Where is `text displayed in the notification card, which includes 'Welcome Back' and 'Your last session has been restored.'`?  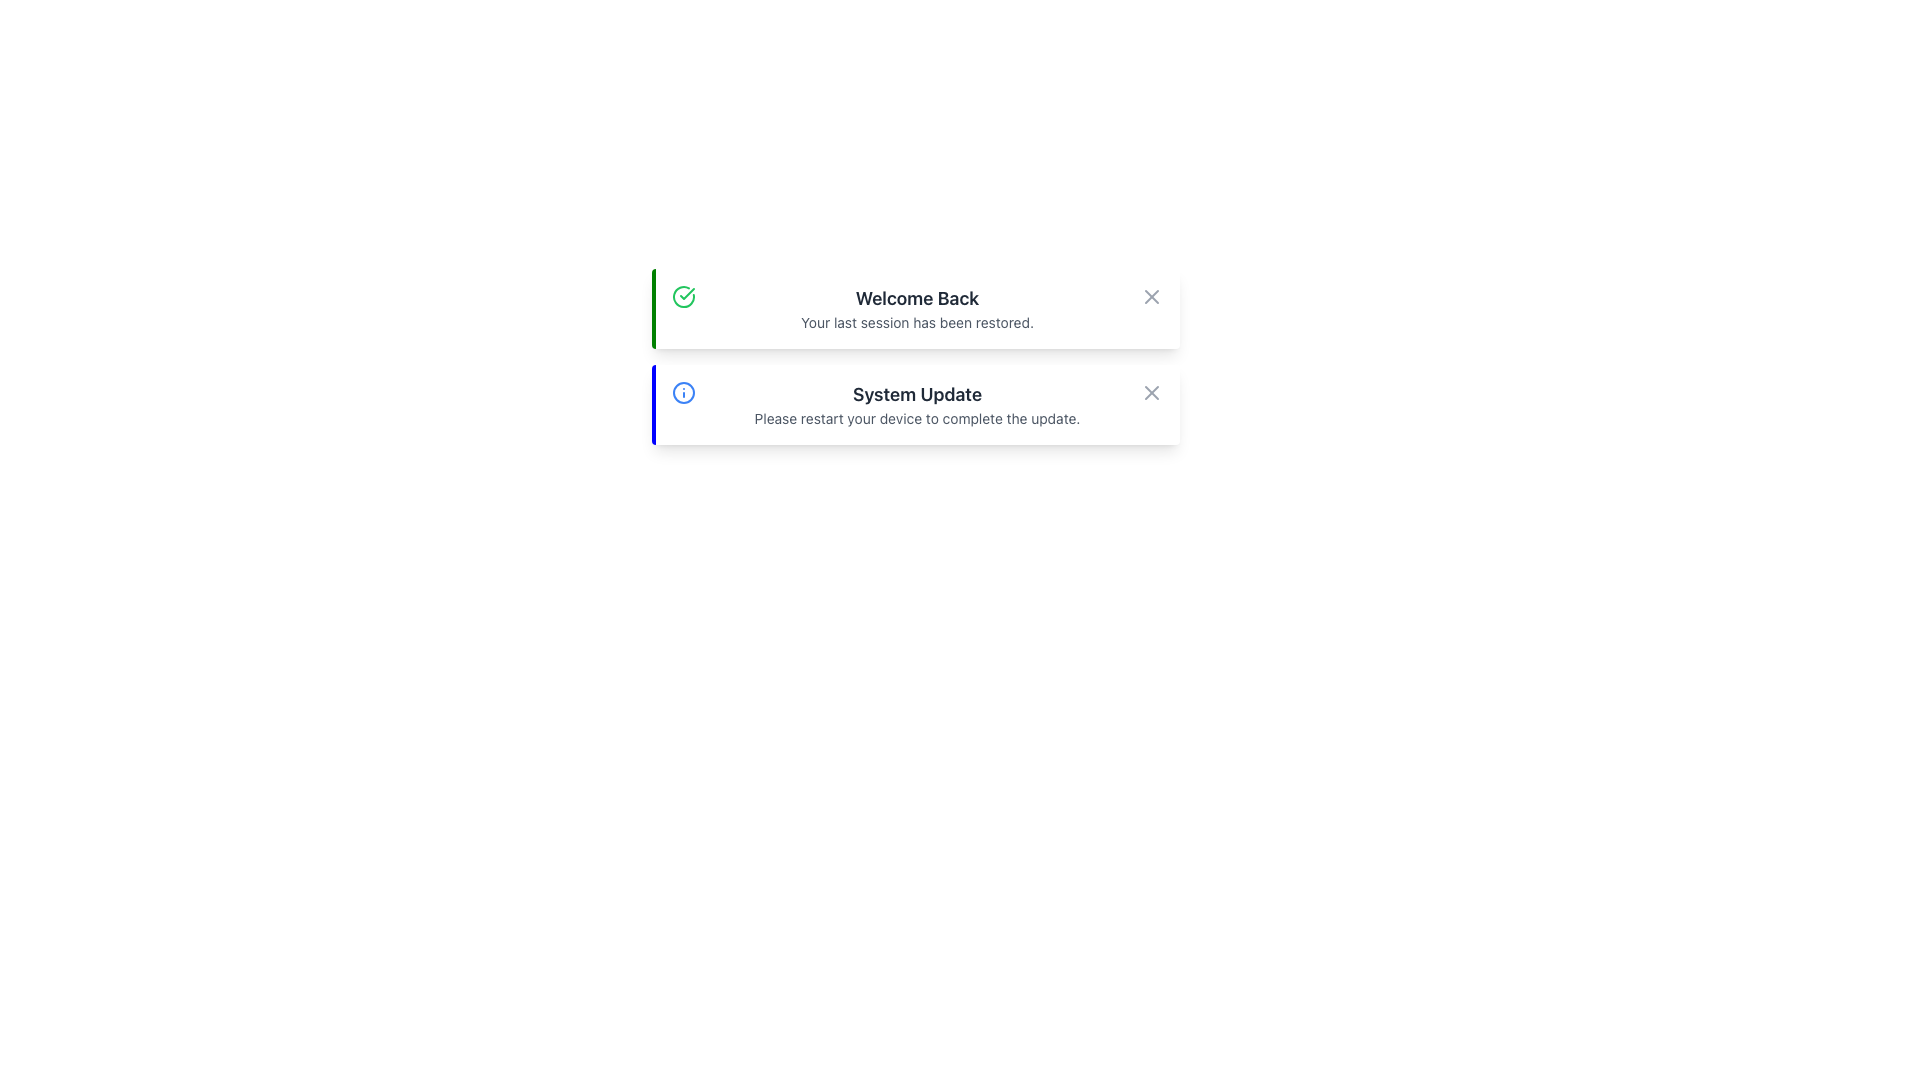 text displayed in the notification card, which includes 'Welcome Back' and 'Your last session has been restored.' is located at coordinates (916, 308).